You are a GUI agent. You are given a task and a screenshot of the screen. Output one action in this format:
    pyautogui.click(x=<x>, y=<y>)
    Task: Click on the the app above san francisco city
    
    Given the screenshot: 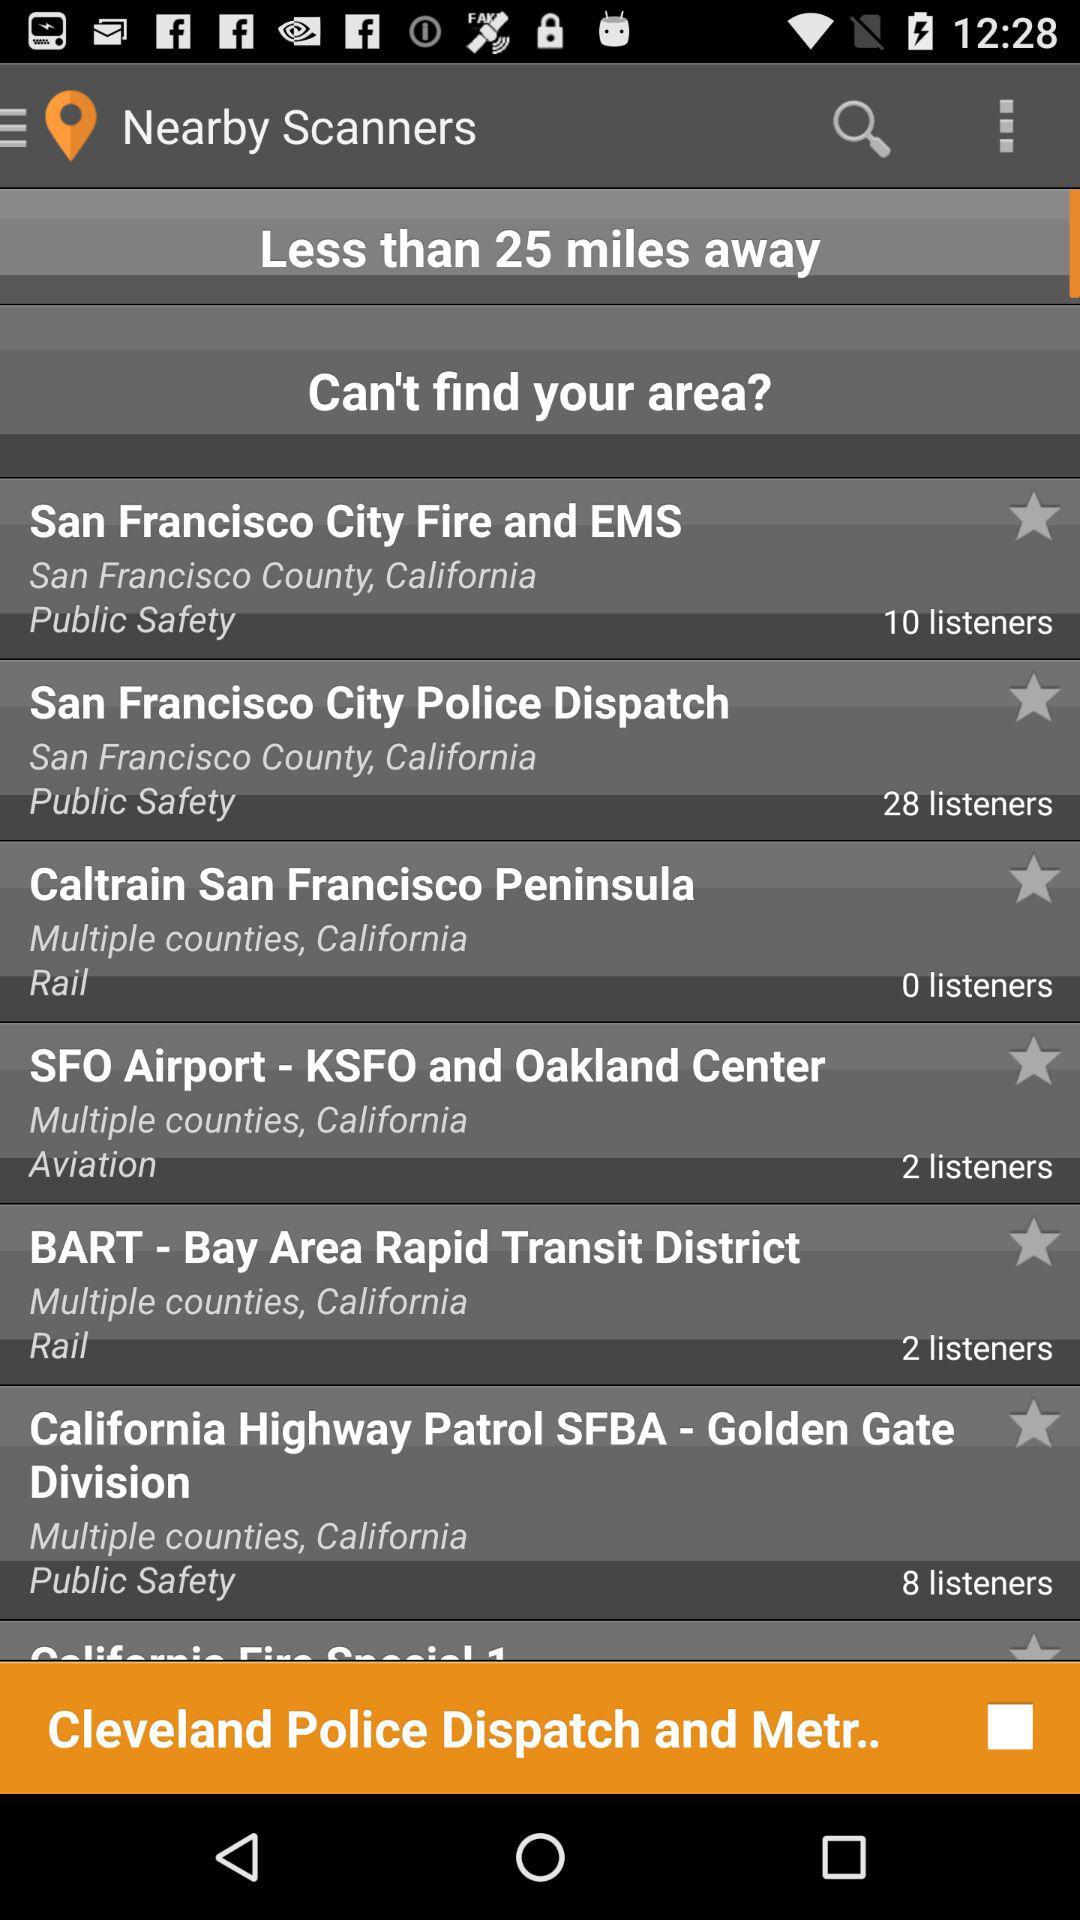 What is the action you would take?
    pyautogui.click(x=980, y=627)
    